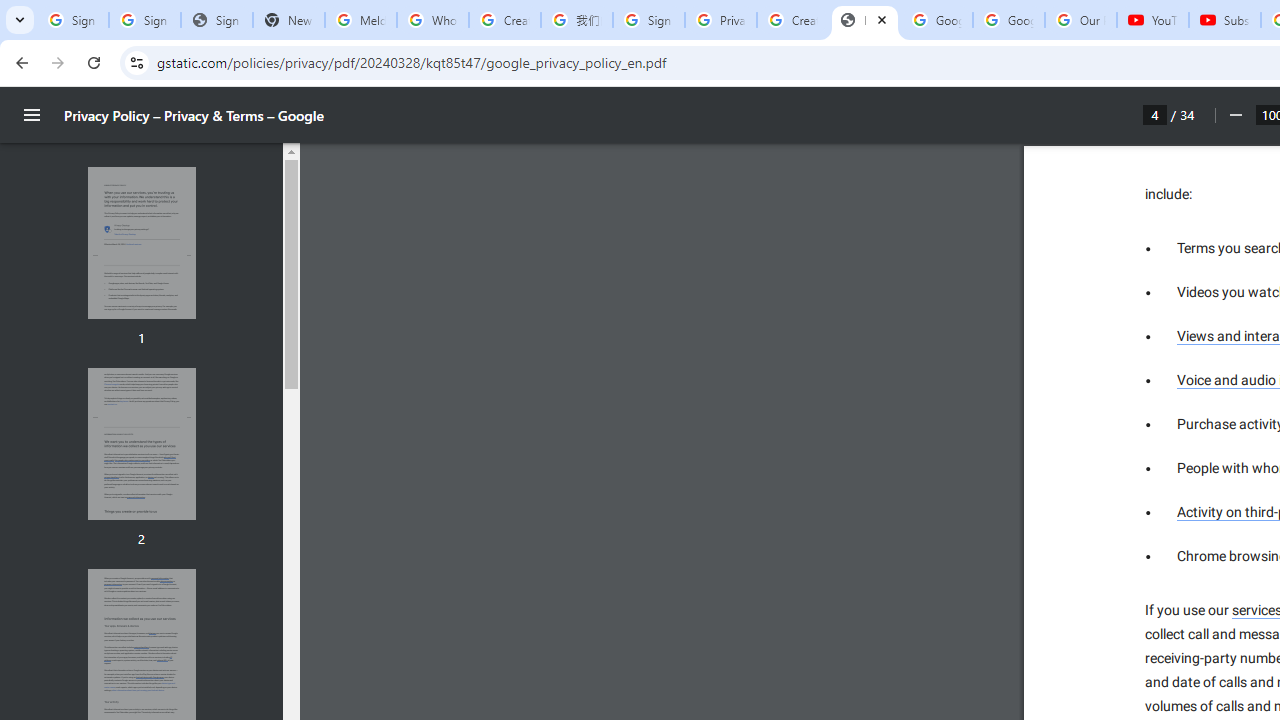  Describe the element at coordinates (140, 443) in the screenshot. I see `'Thumbnail for page 2'` at that location.